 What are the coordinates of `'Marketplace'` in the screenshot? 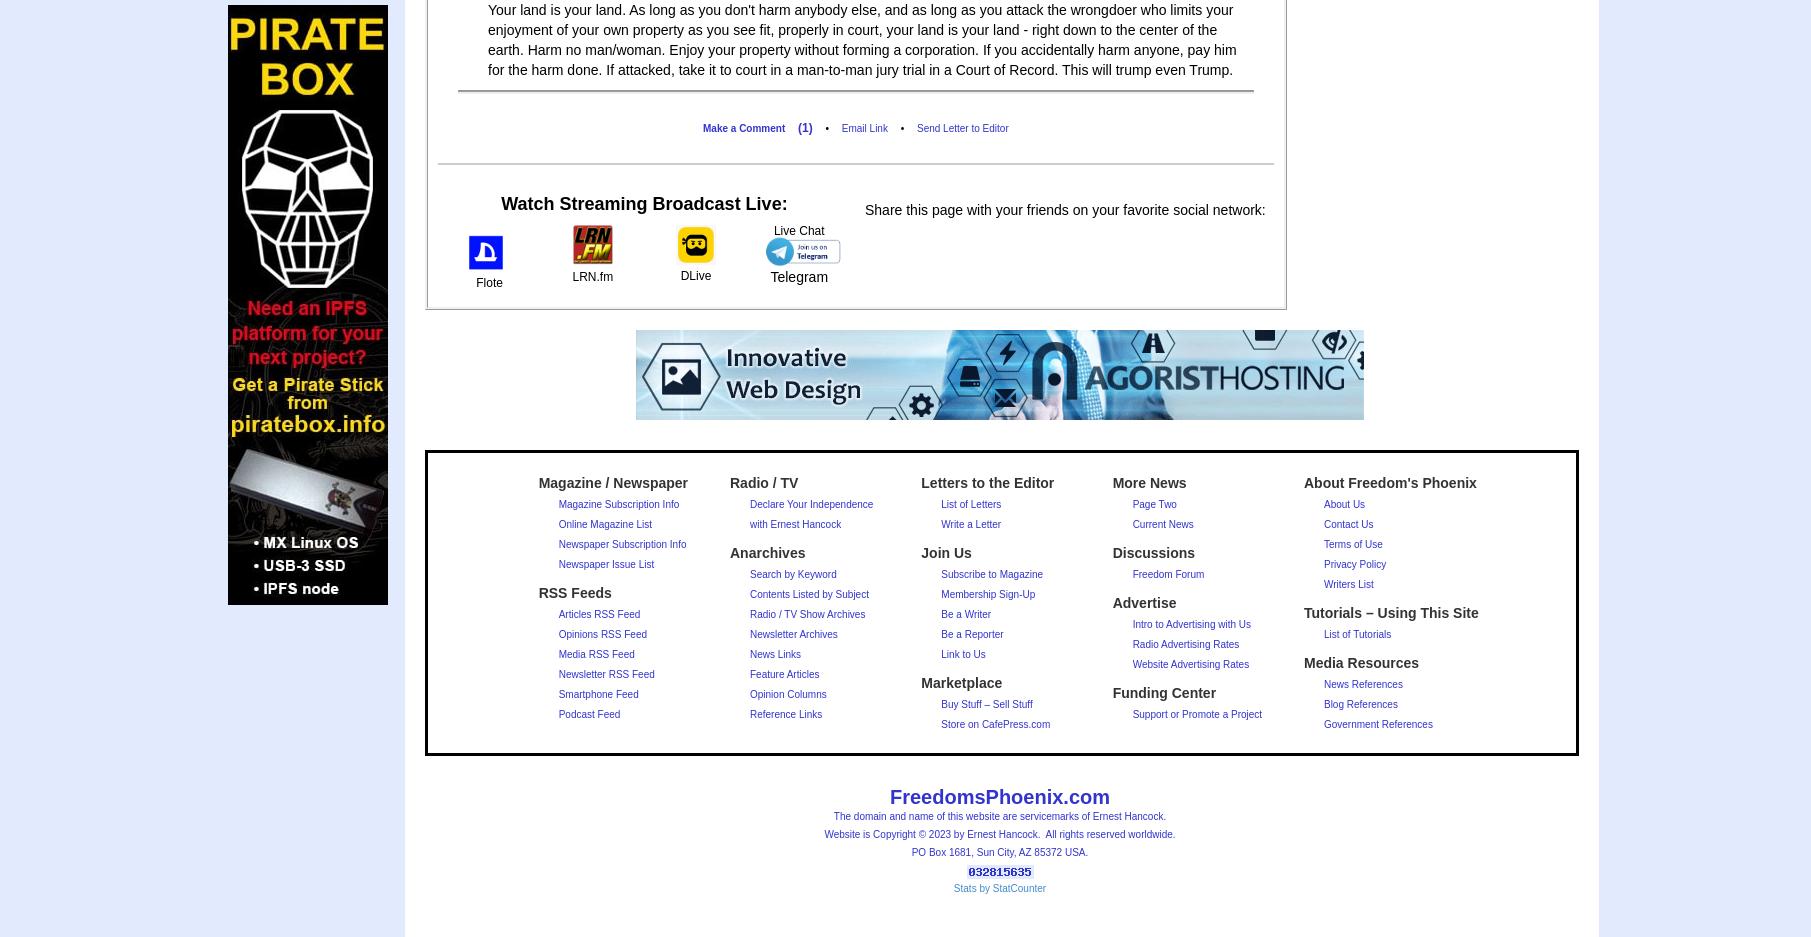 It's located at (960, 681).